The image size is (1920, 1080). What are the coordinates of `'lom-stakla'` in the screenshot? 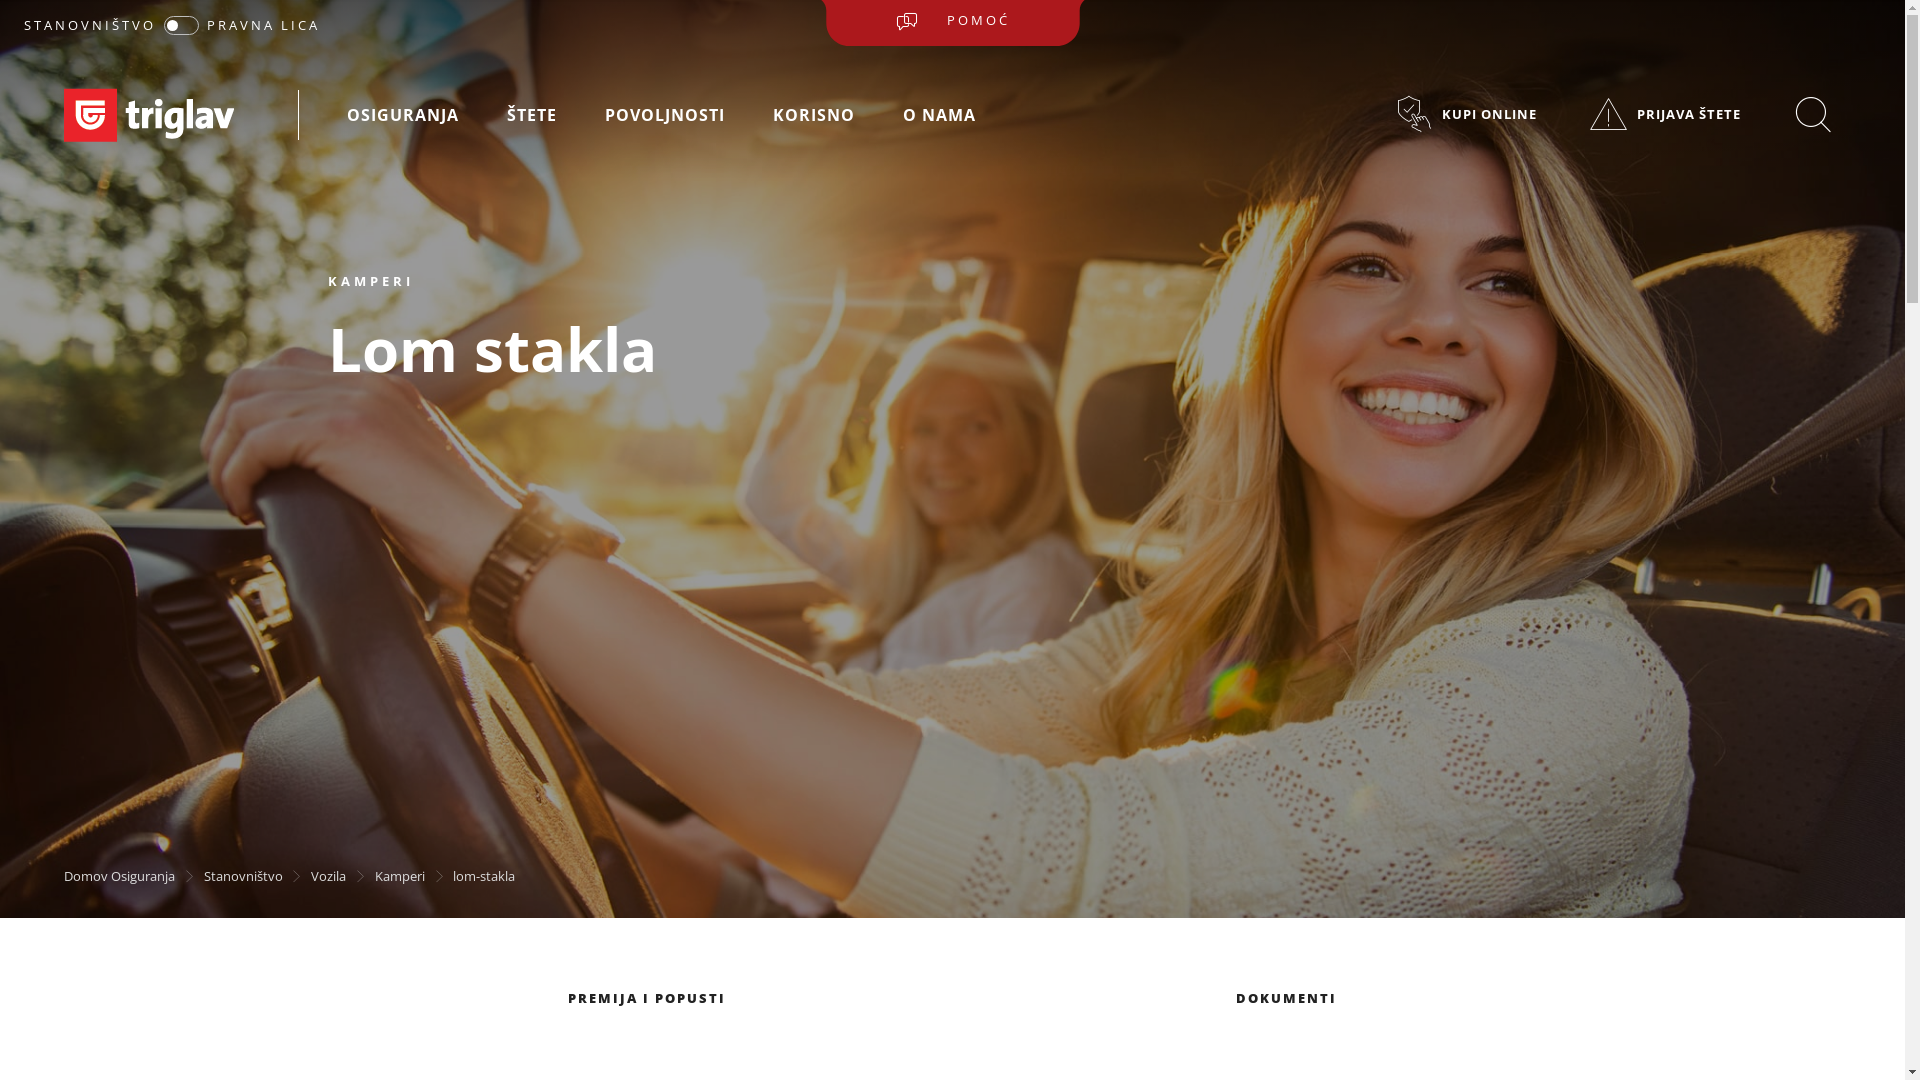 It's located at (484, 874).